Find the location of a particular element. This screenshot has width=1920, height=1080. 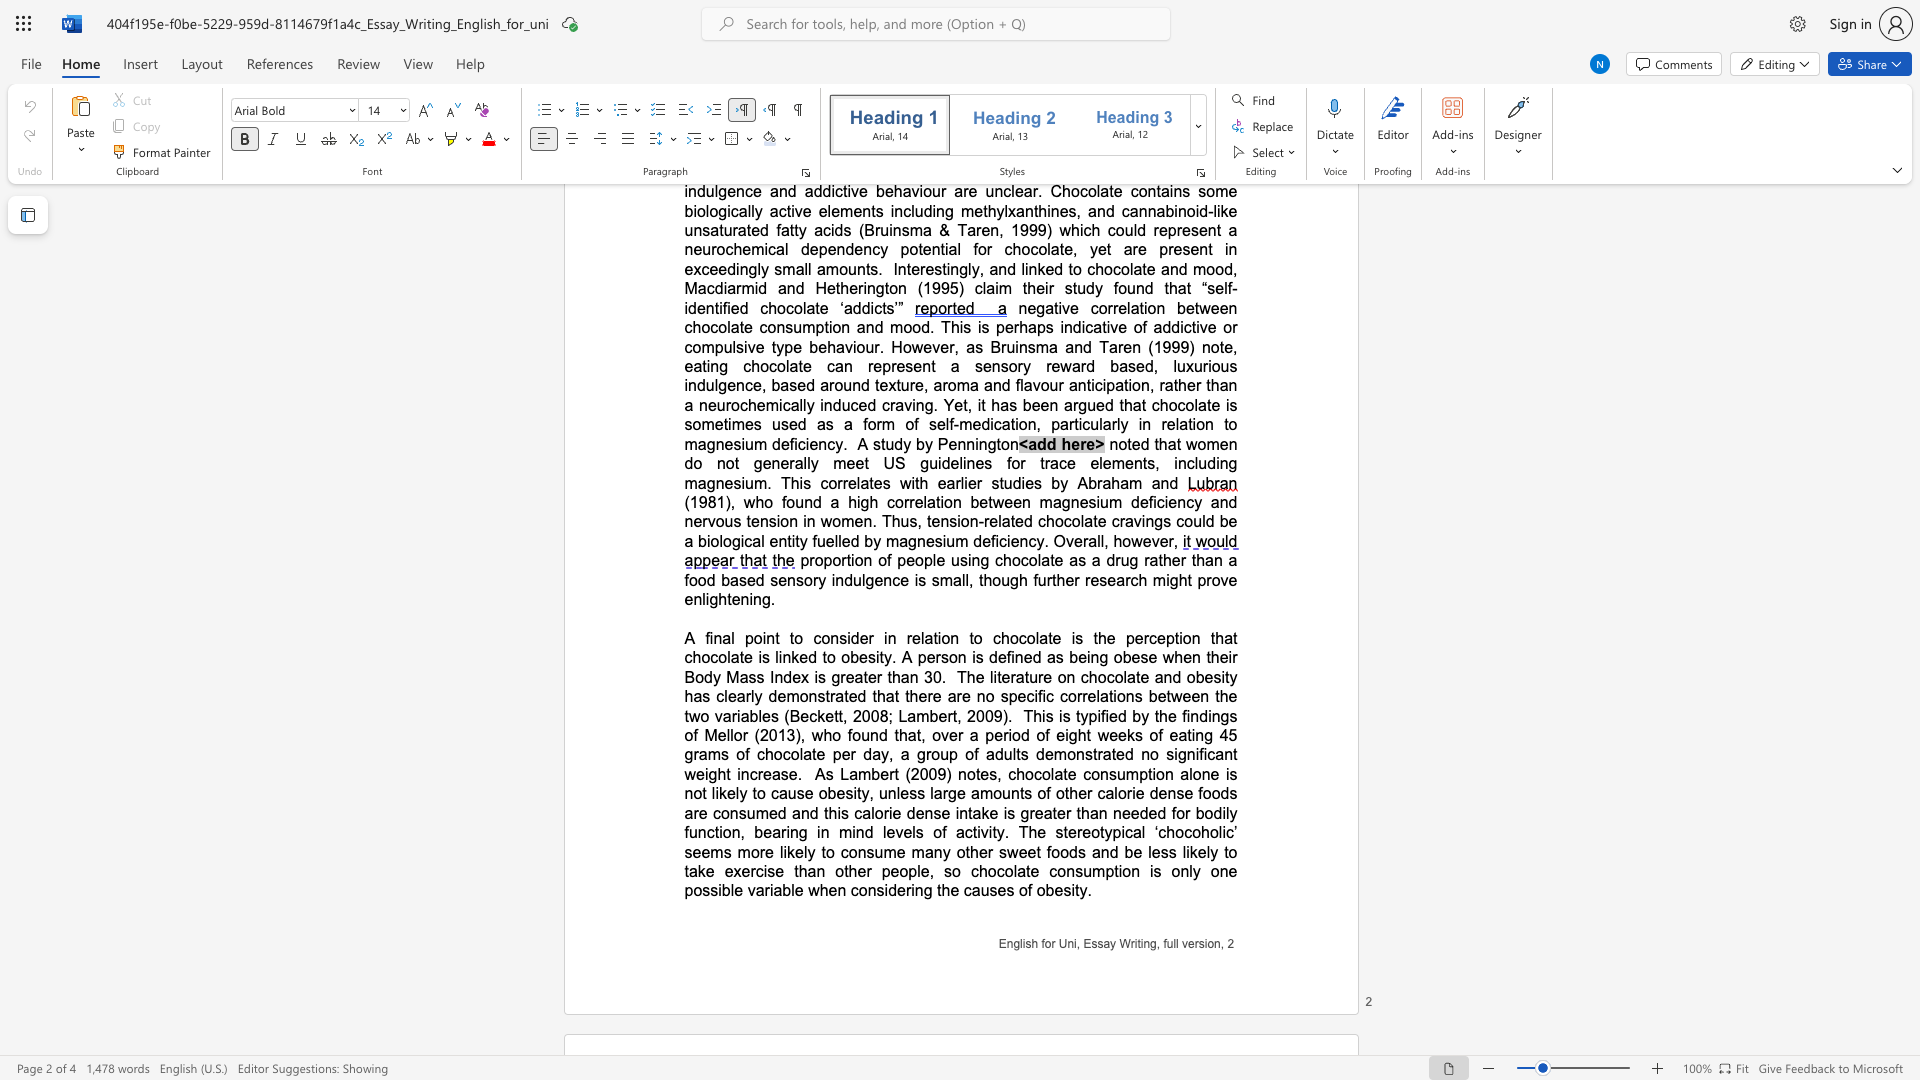

the subset text "sider in" within the text "to consider in relation to chocolate is the" is located at coordinates (839, 638).